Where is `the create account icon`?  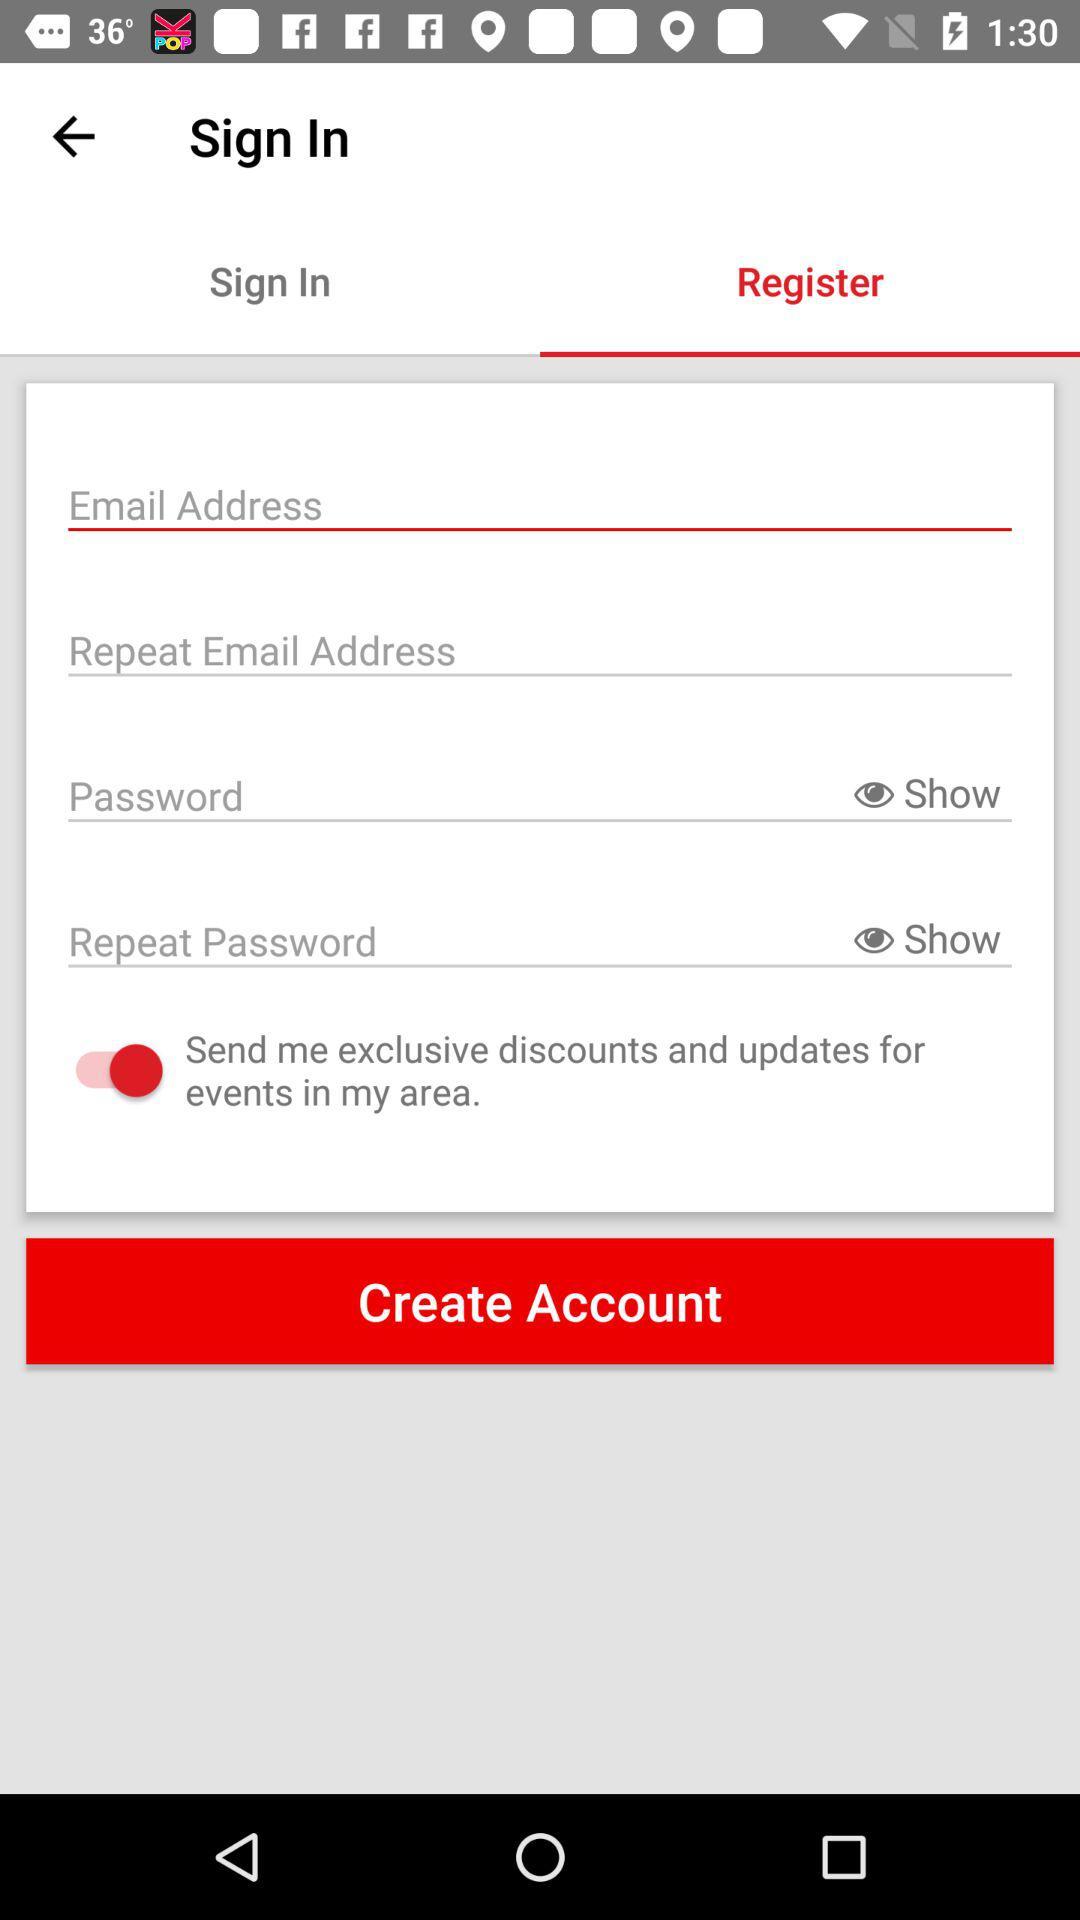 the create account icon is located at coordinates (540, 1301).